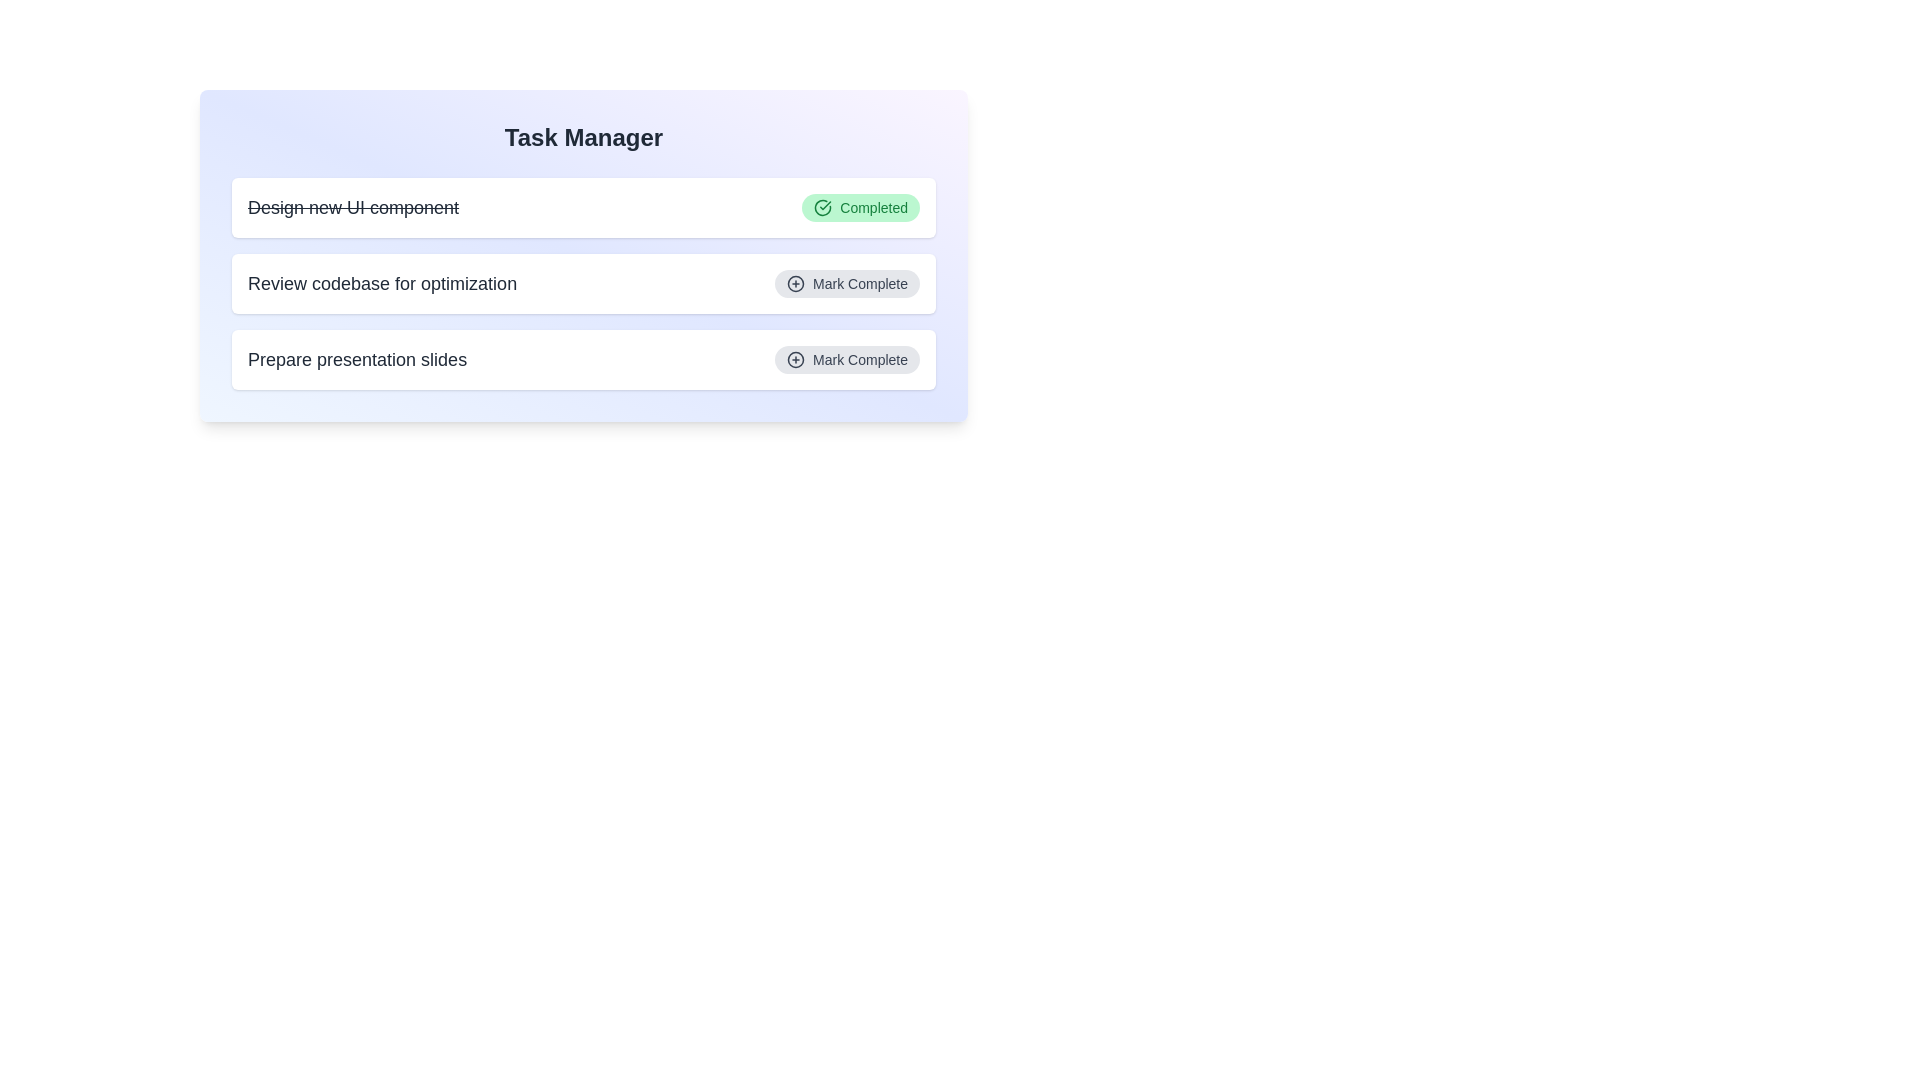 Image resolution: width=1920 pixels, height=1080 pixels. Describe the element at coordinates (847, 358) in the screenshot. I see `the 'Mark Complete' button for the task 'Prepare presentation slides'` at that location.